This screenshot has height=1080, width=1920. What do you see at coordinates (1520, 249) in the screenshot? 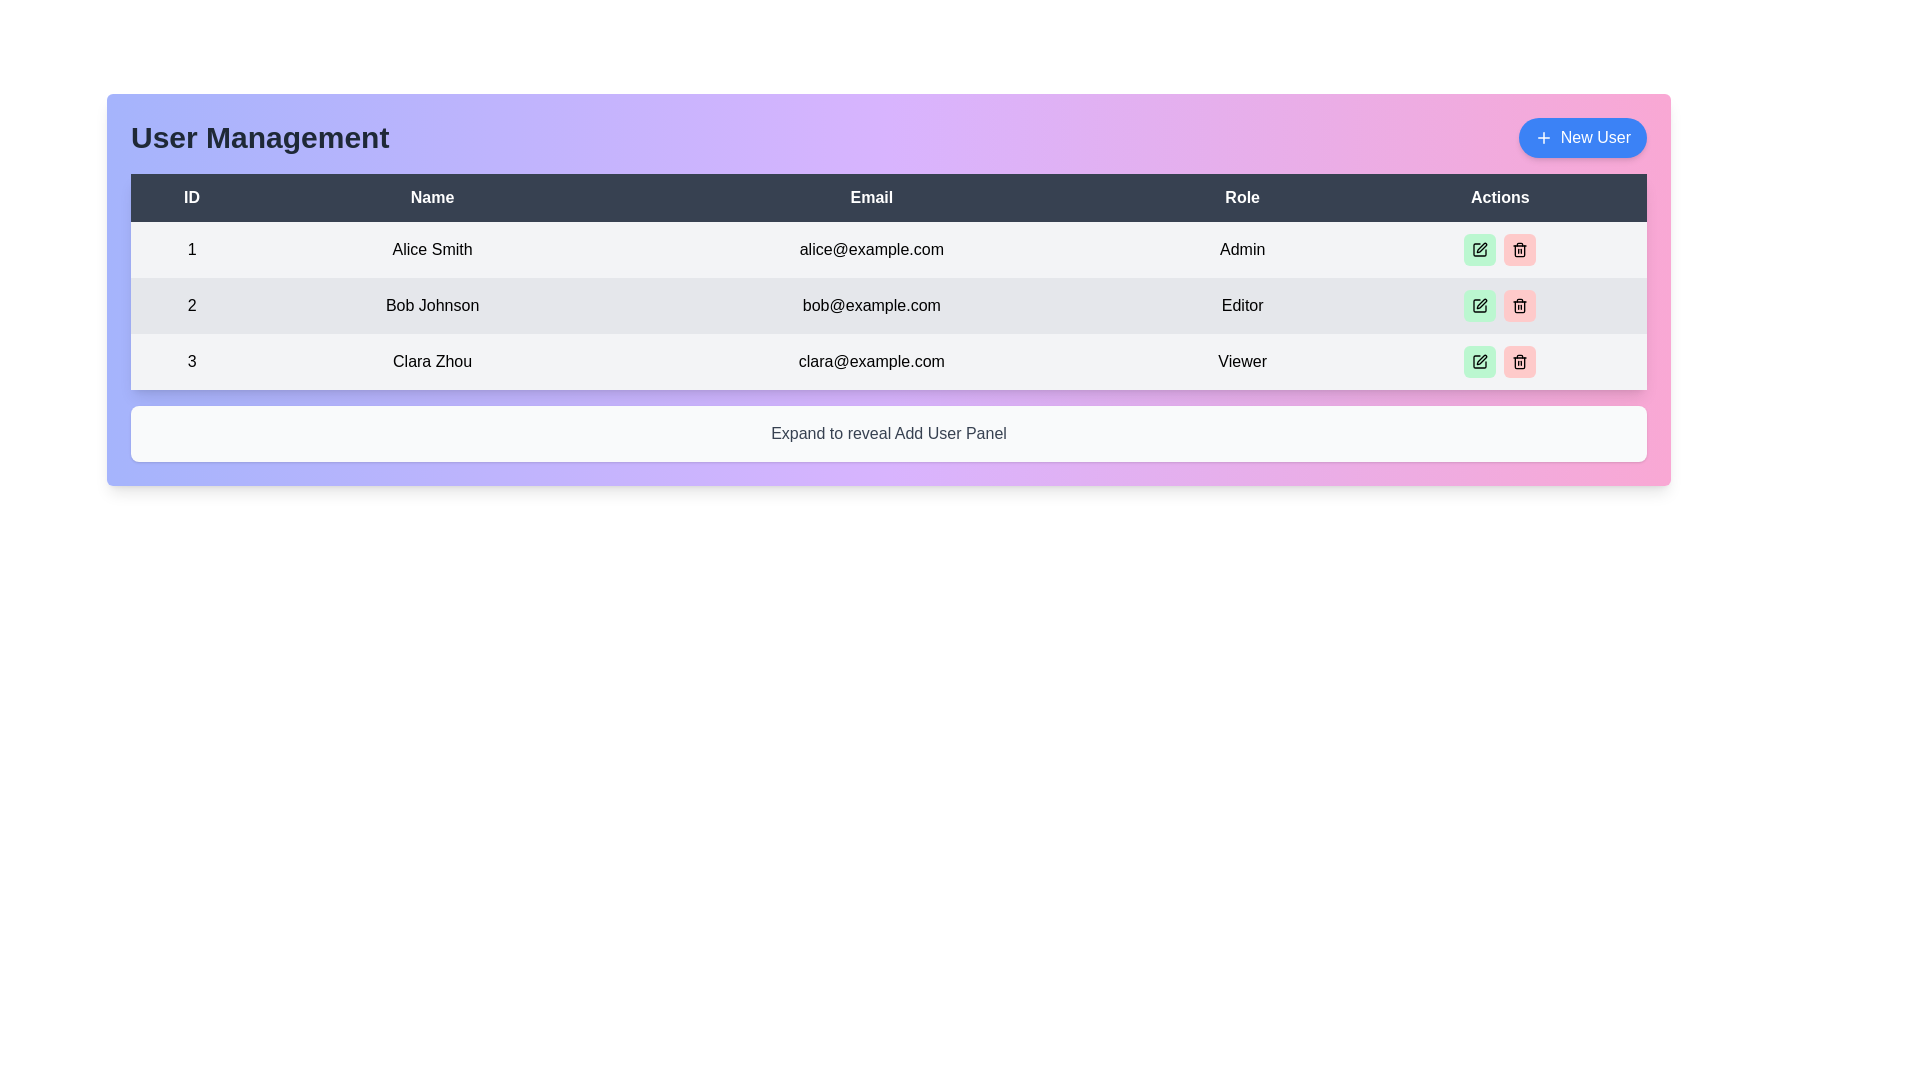
I see `the trash icon in the 'Actions' column of the first row to invoke deletion of the associated user entry with the email 'alice@example.com'` at bounding box center [1520, 249].